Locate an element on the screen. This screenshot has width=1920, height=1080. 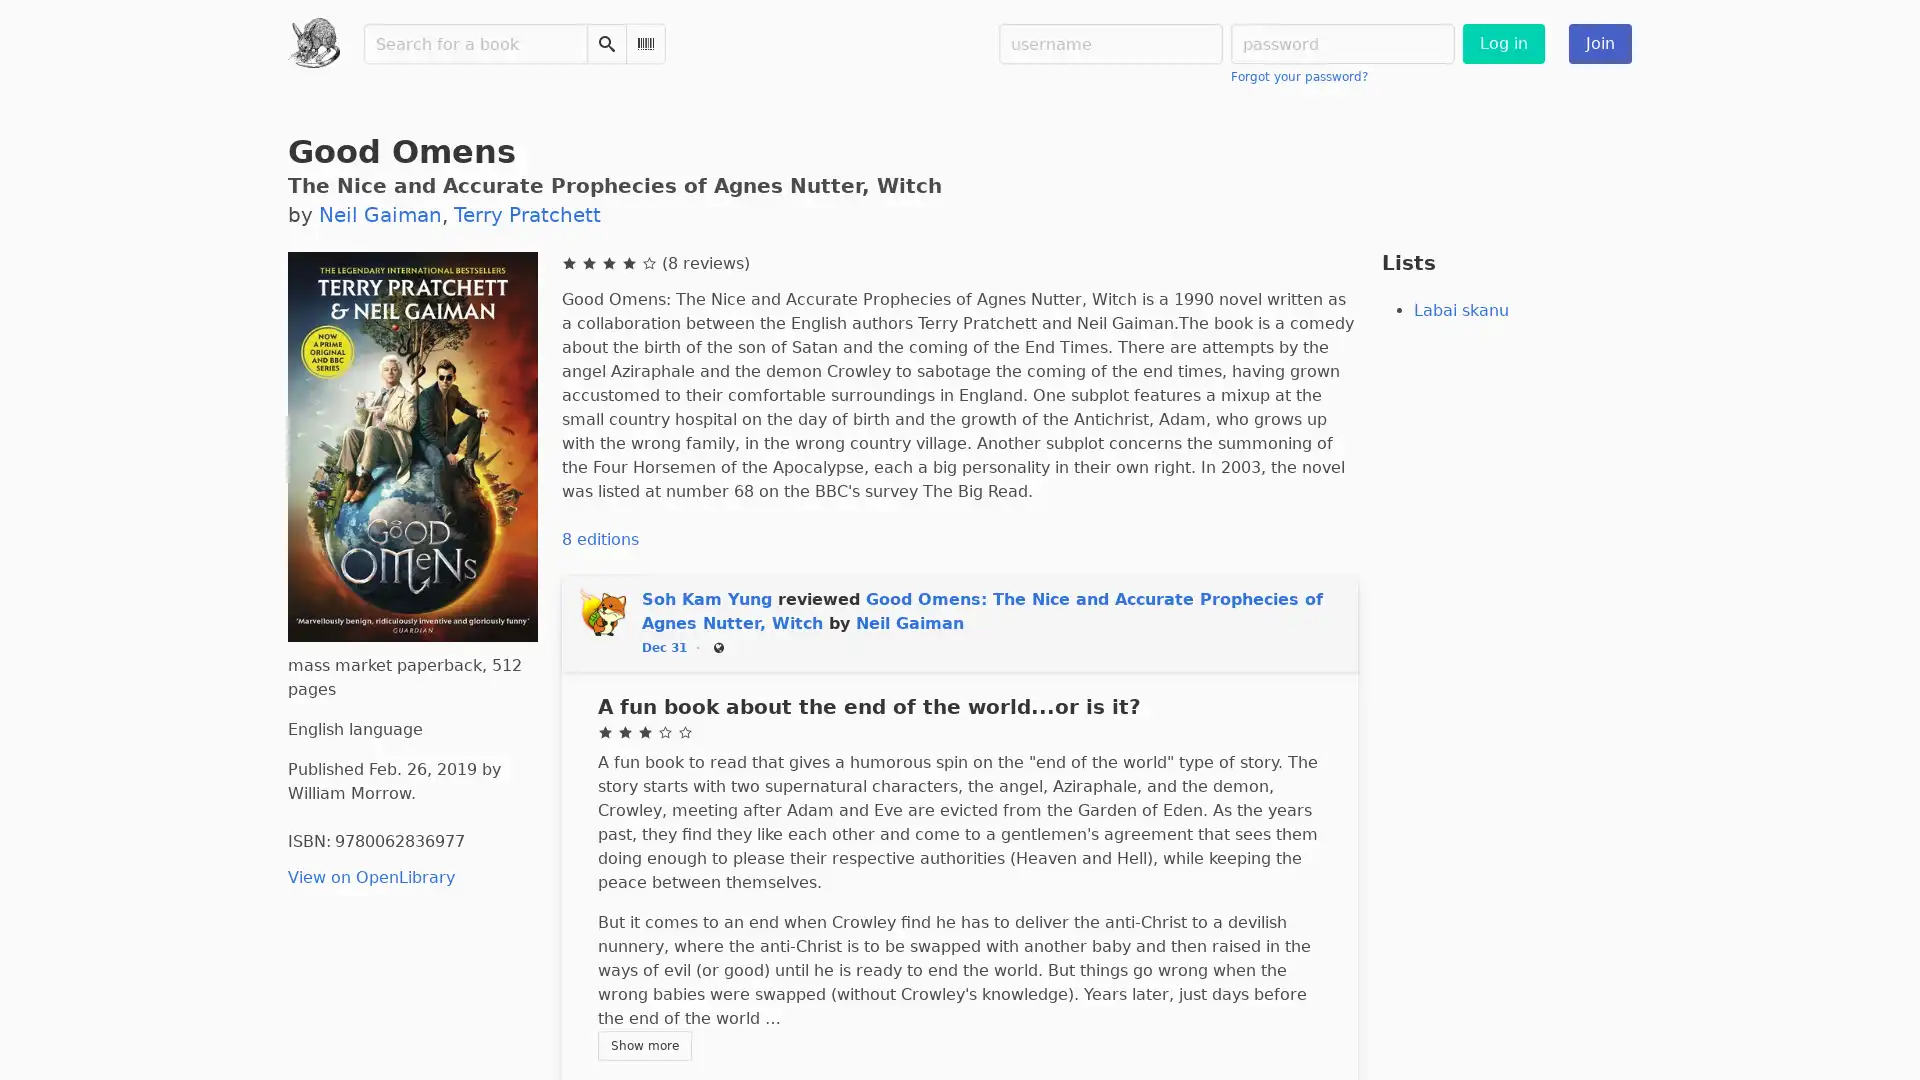
Good Omens (Paperback, 2019, William Morrow) Click to enlarge is located at coordinates (411, 445).